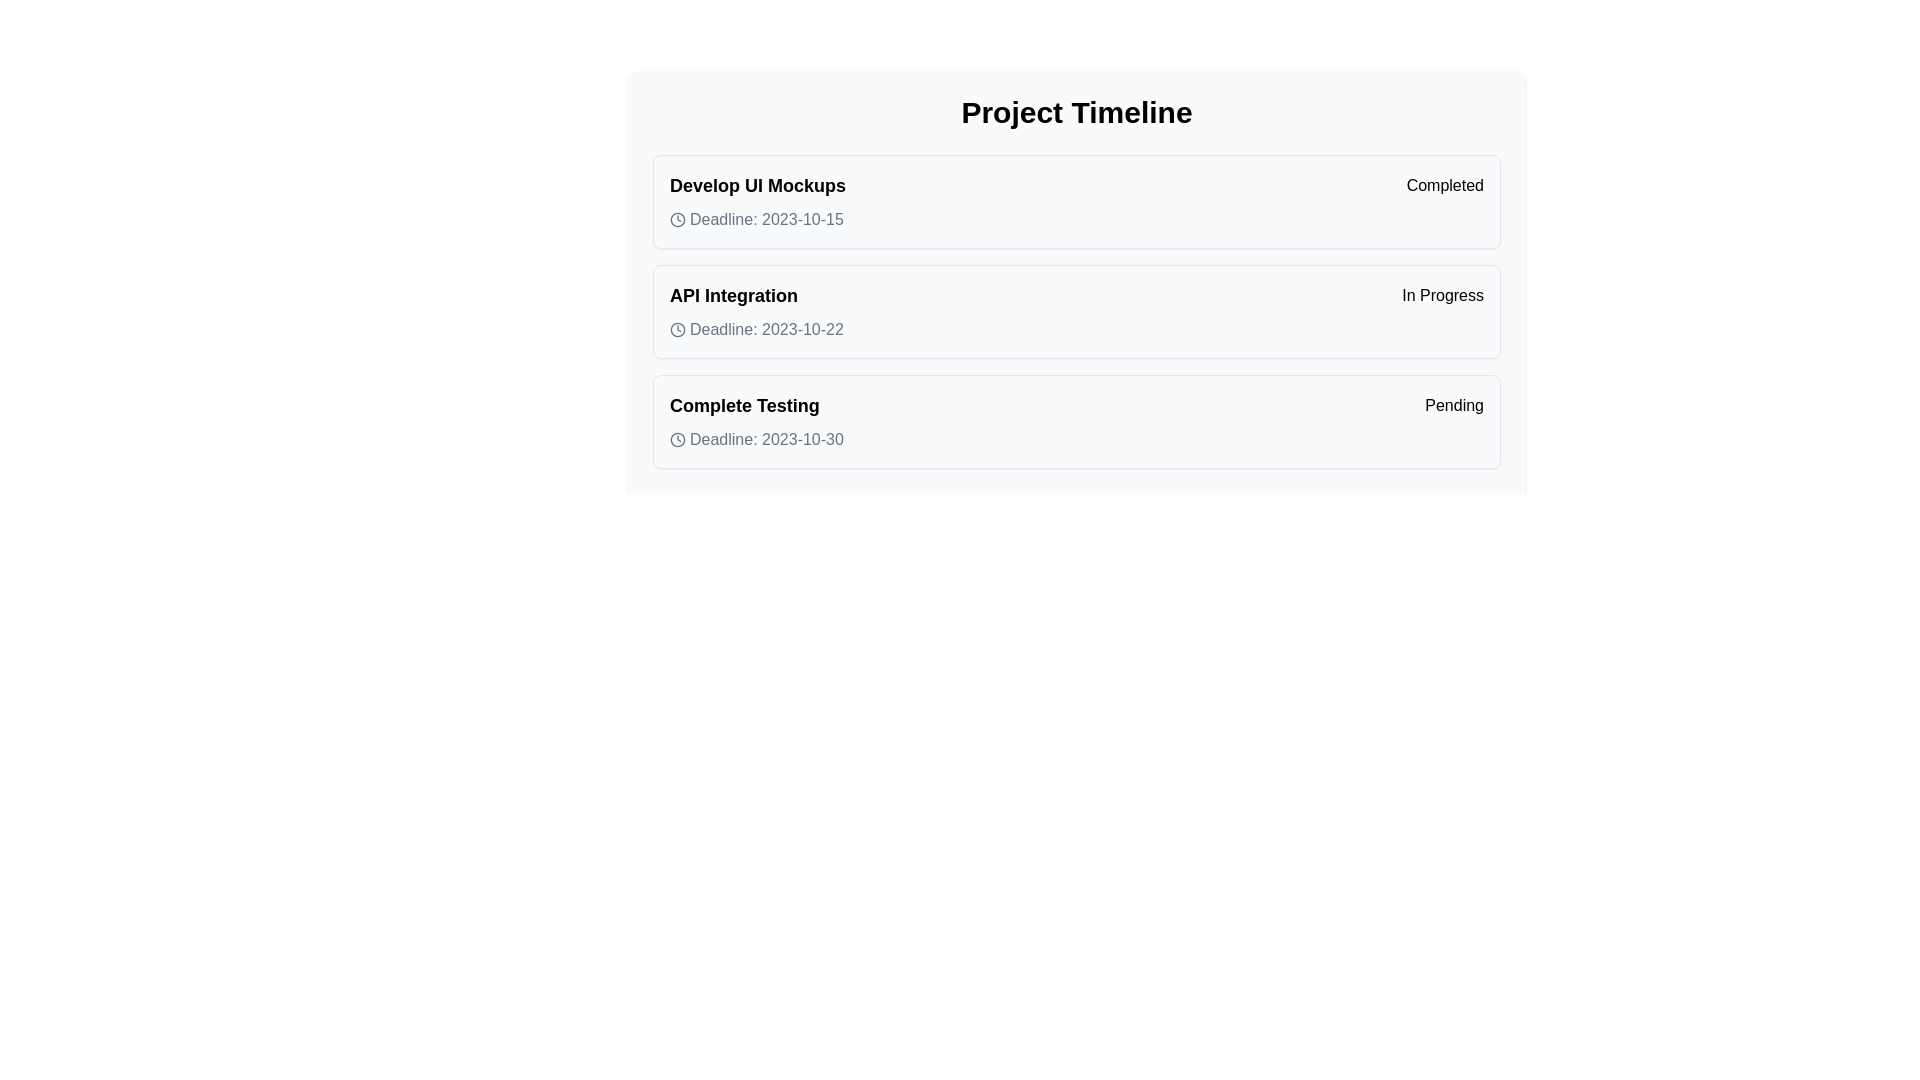 The image size is (1920, 1080). What do you see at coordinates (677, 219) in the screenshot?
I see `the decorative icon indicating the deadline for the task 'Develop UI Mockups', located in the first row under 'Project Timeline'` at bounding box center [677, 219].